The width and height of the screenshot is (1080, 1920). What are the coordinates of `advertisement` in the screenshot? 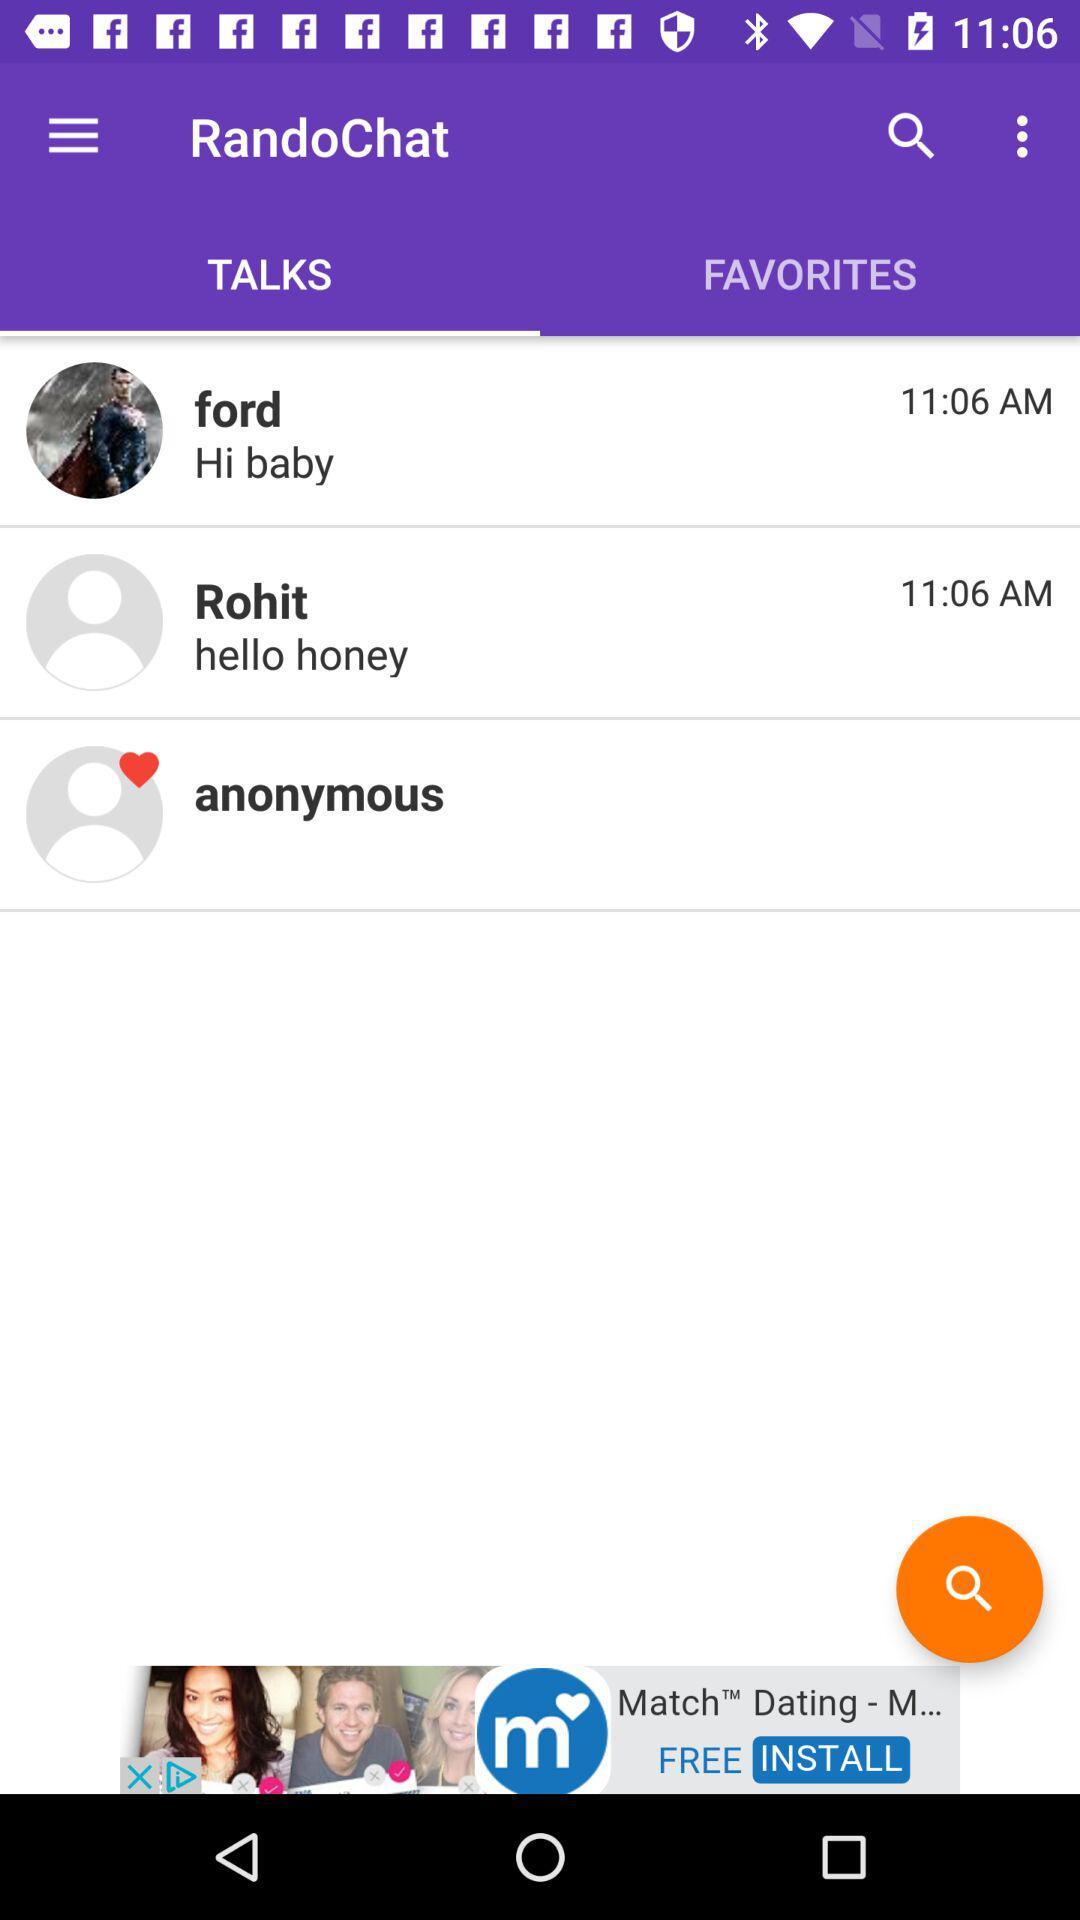 It's located at (540, 1727).